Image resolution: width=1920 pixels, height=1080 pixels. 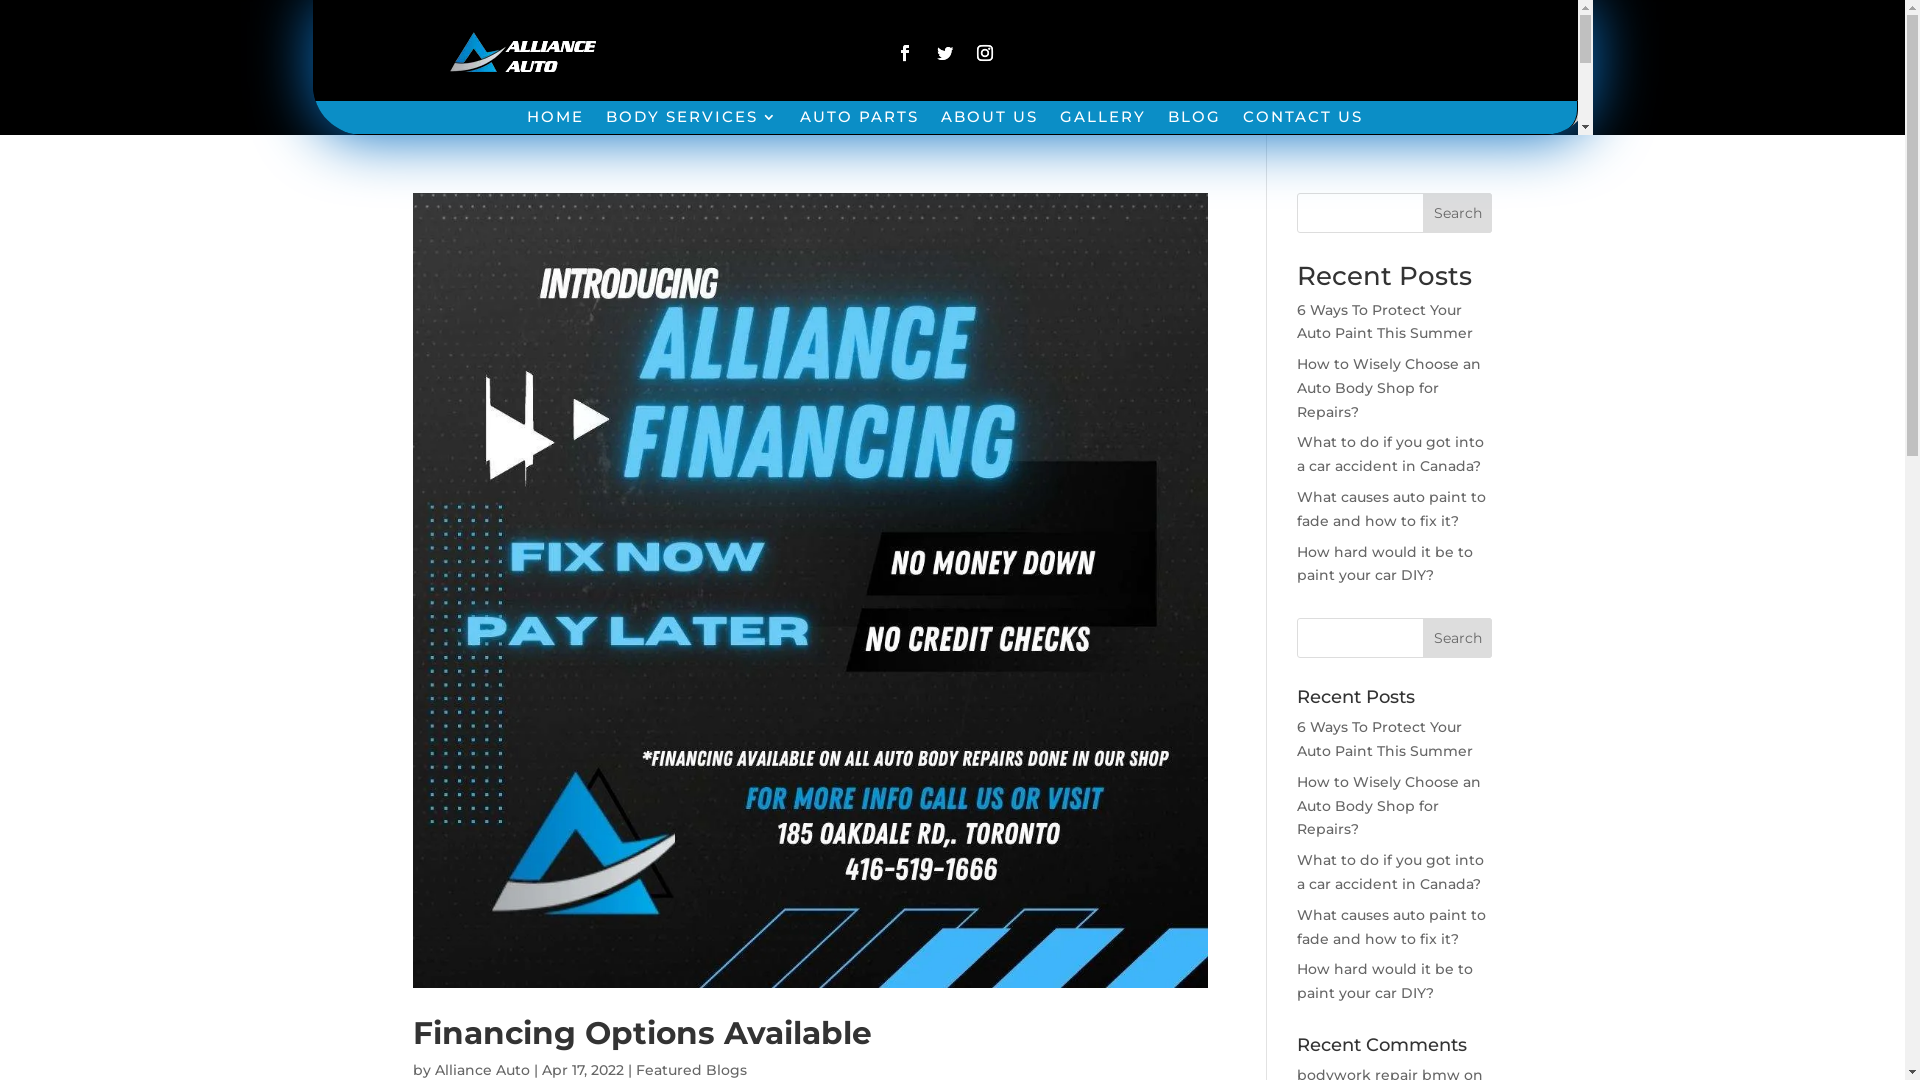 I want to click on 'Follow on Facebook', so click(x=904, y=52).